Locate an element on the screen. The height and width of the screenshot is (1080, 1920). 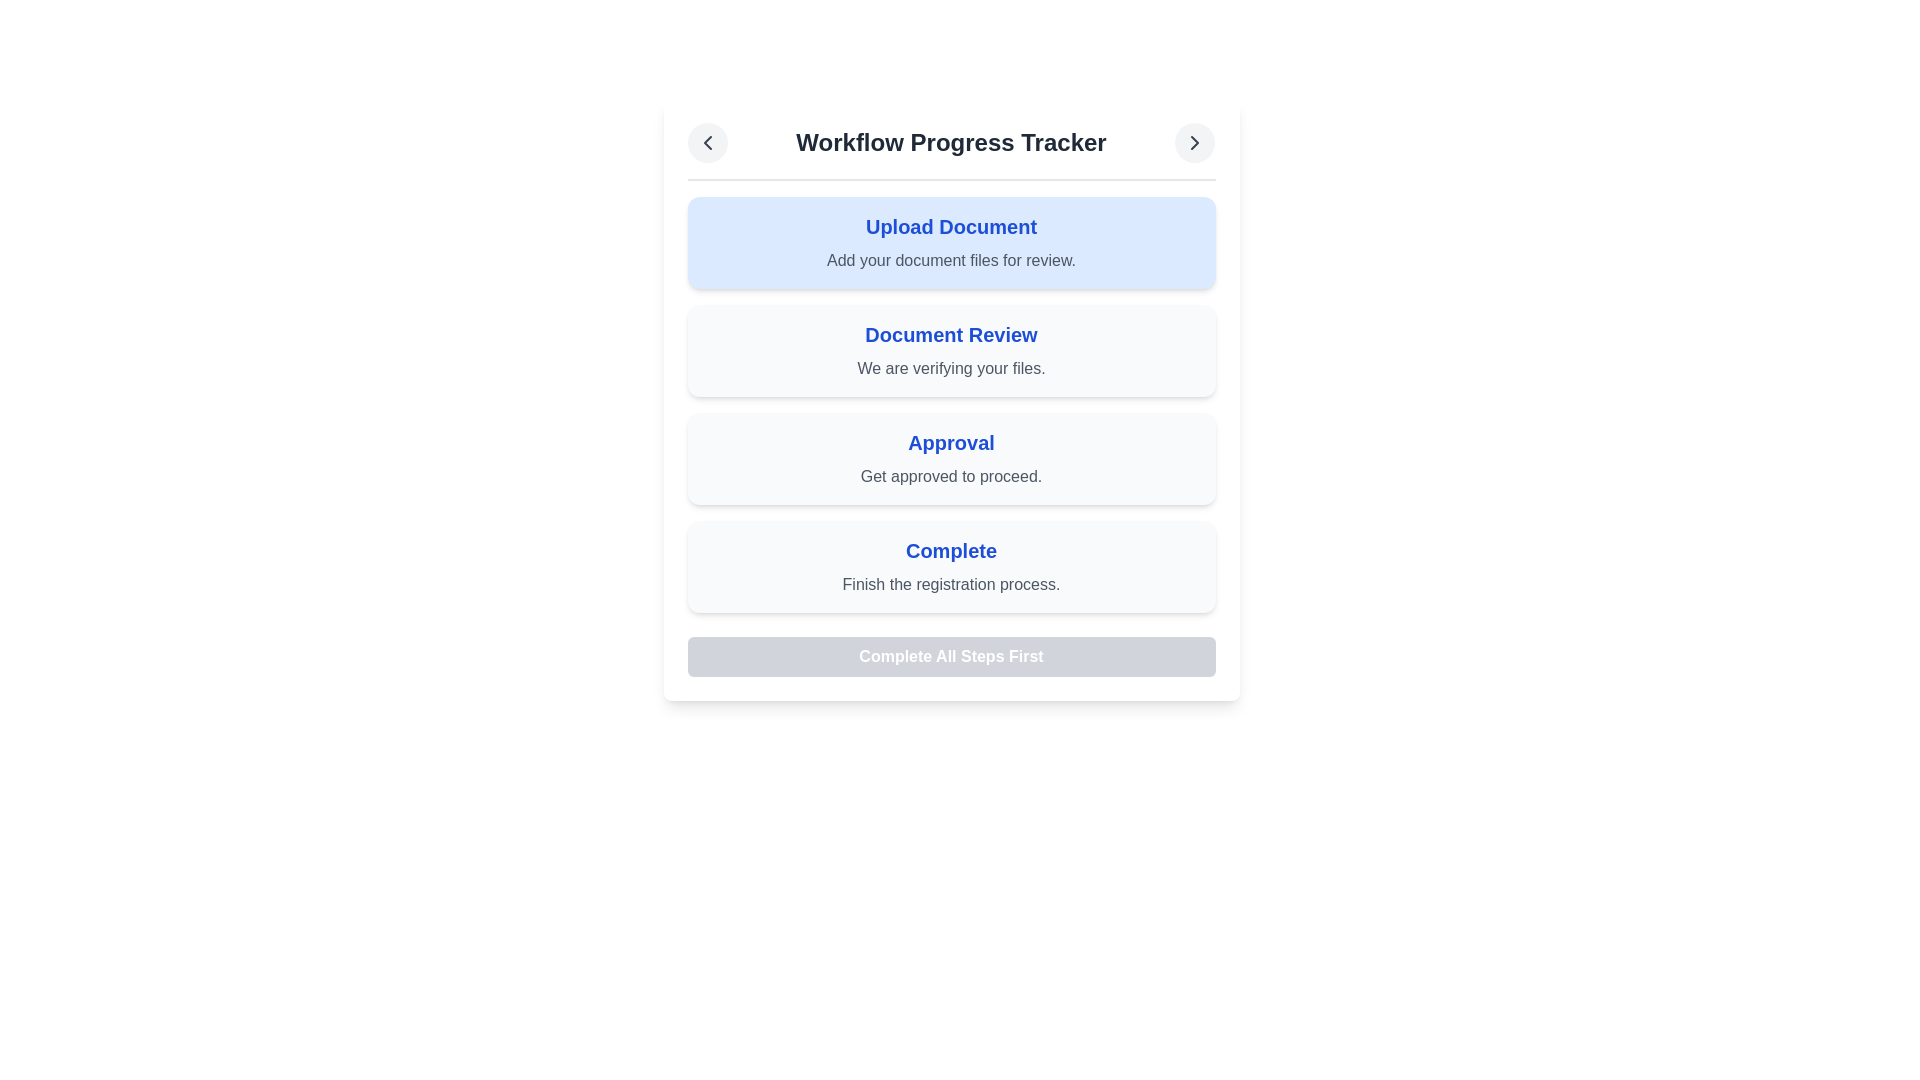
the text label that serves as the title for the document upload card, which is located in the central upper region of the interface is located at coordinates (950, 226).